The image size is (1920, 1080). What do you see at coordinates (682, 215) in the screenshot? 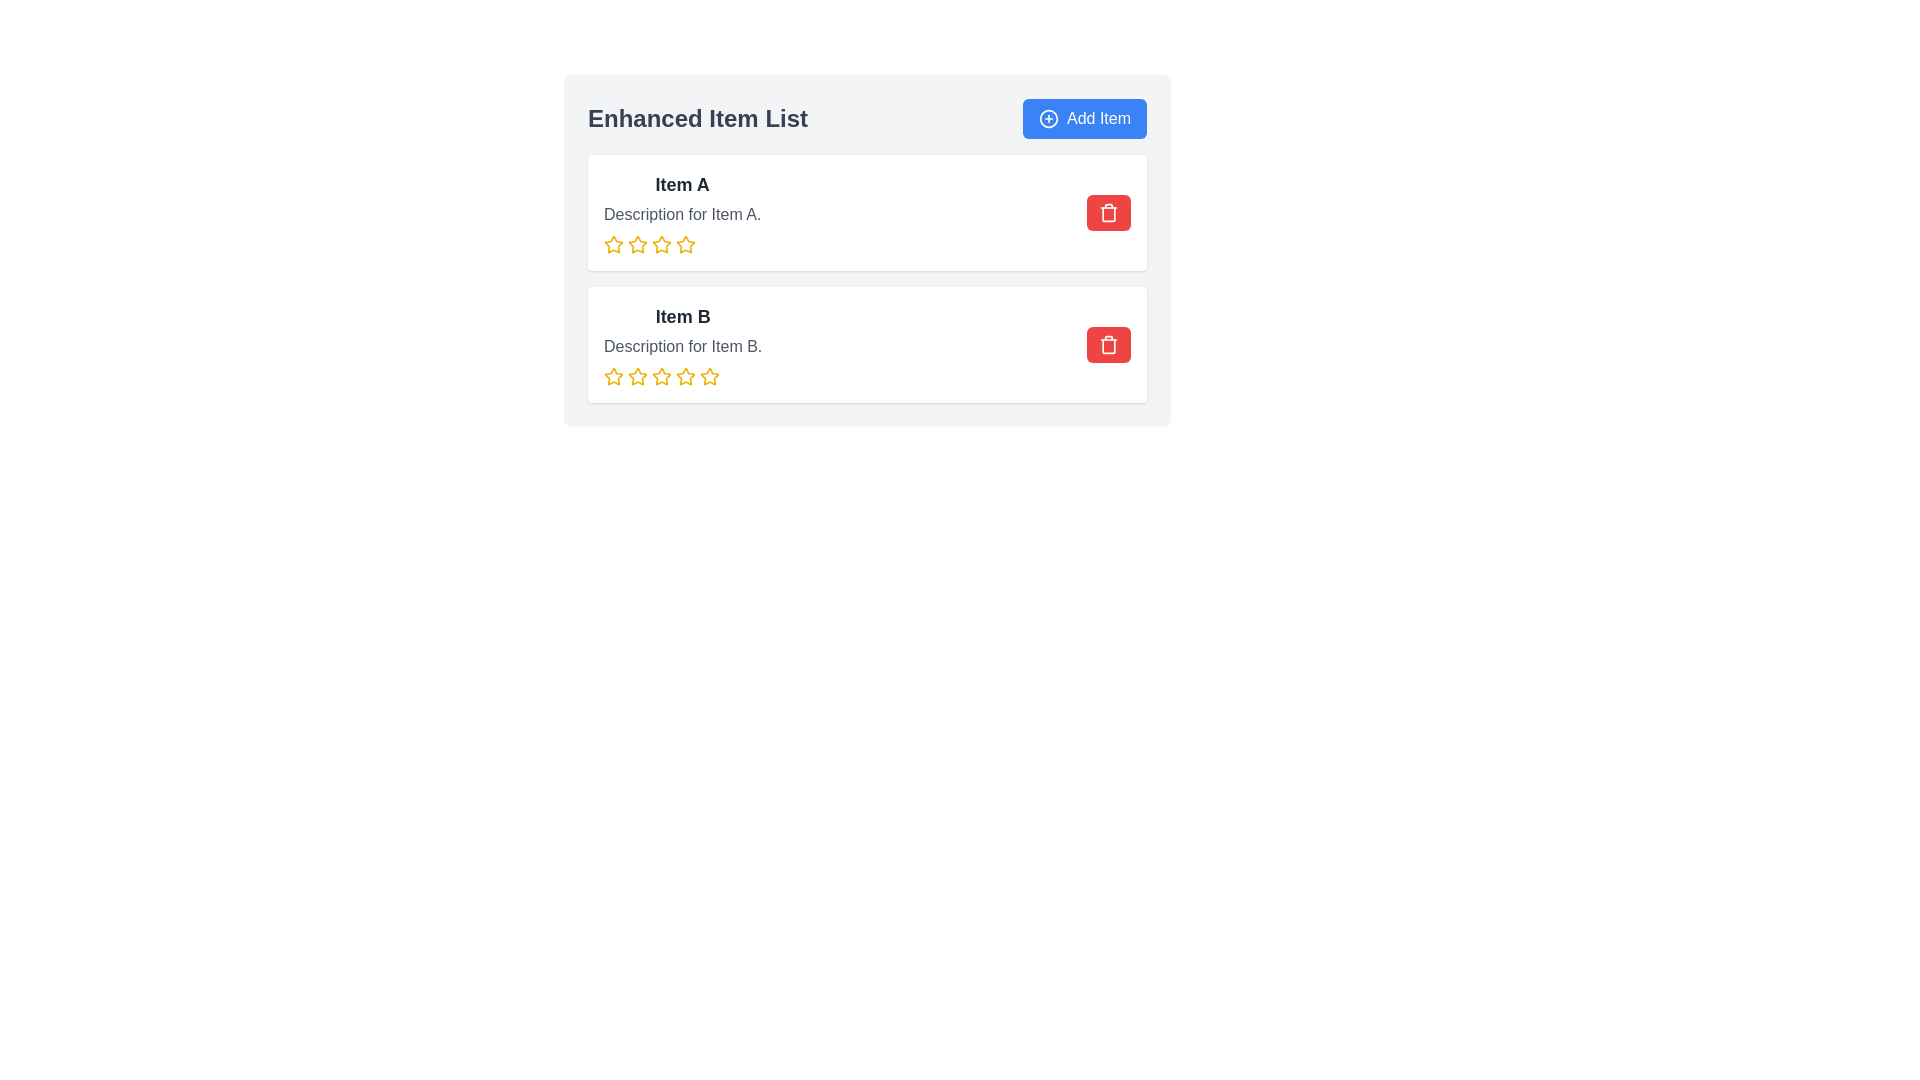
I see `the text label element that reads 'Description for Item A.' styled in gray, positioned centrally below 'Item A' and above a row of star icons` at bounding box center [682, 215].